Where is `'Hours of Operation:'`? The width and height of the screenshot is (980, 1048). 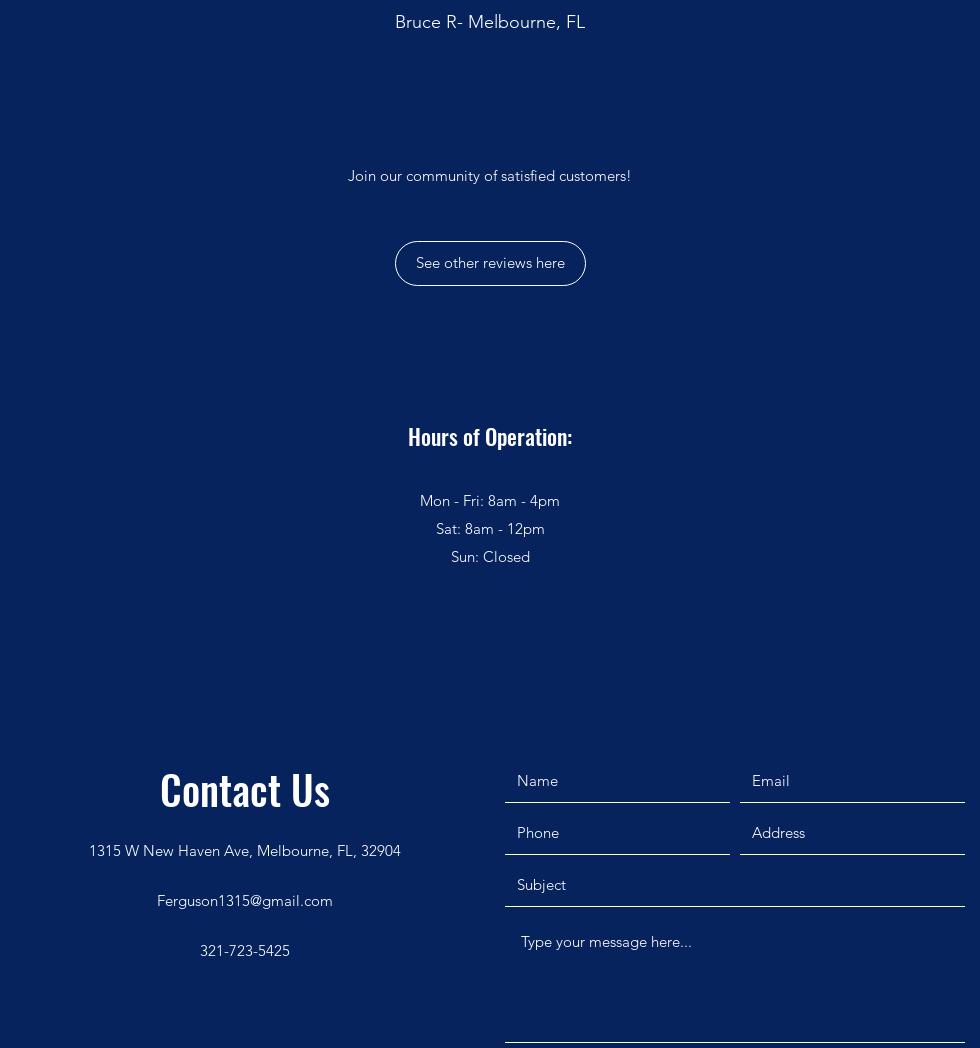
'Hours of Operation:' is located at coordinates (490, 435).